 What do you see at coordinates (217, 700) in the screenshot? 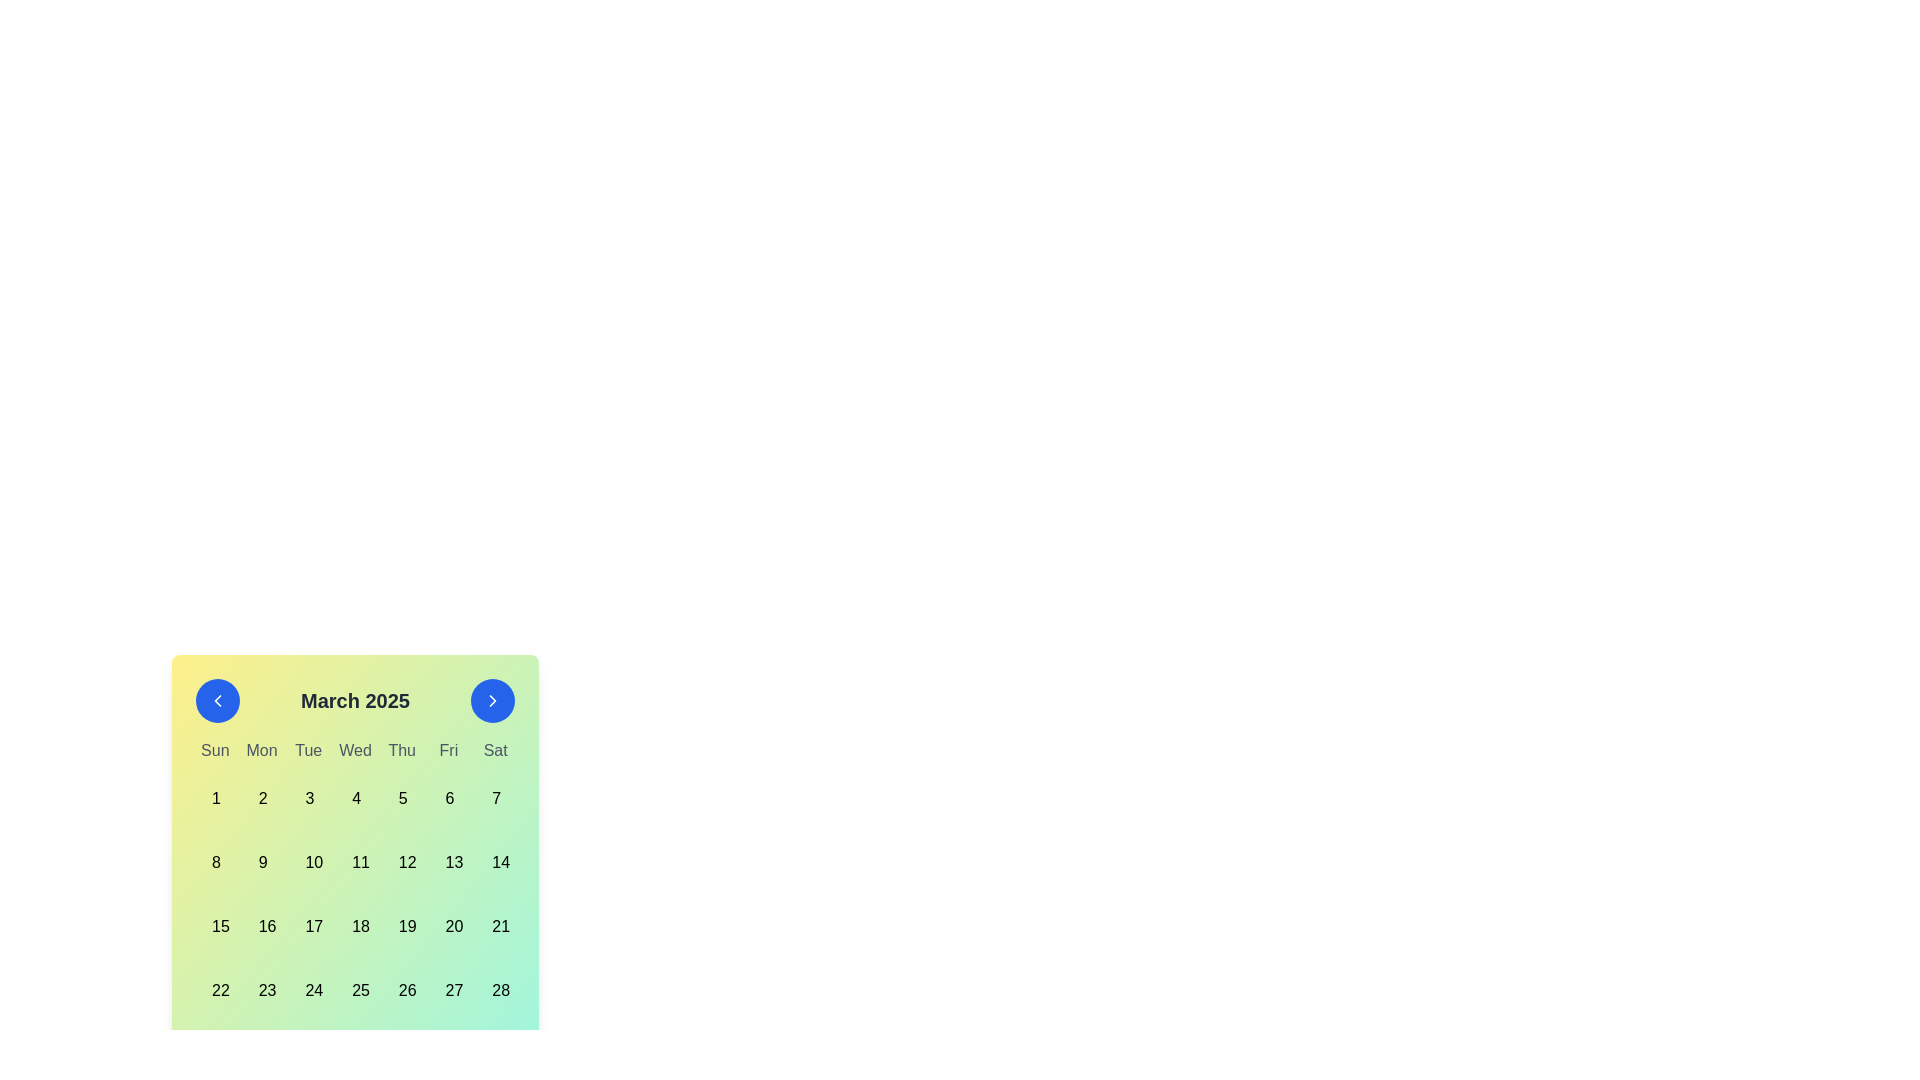
I see `the circular blue button with a white chevron symbol pointing left, located to the left of the title 'March 2025', to apply a shadow effect` at bounding box center [217, 700].